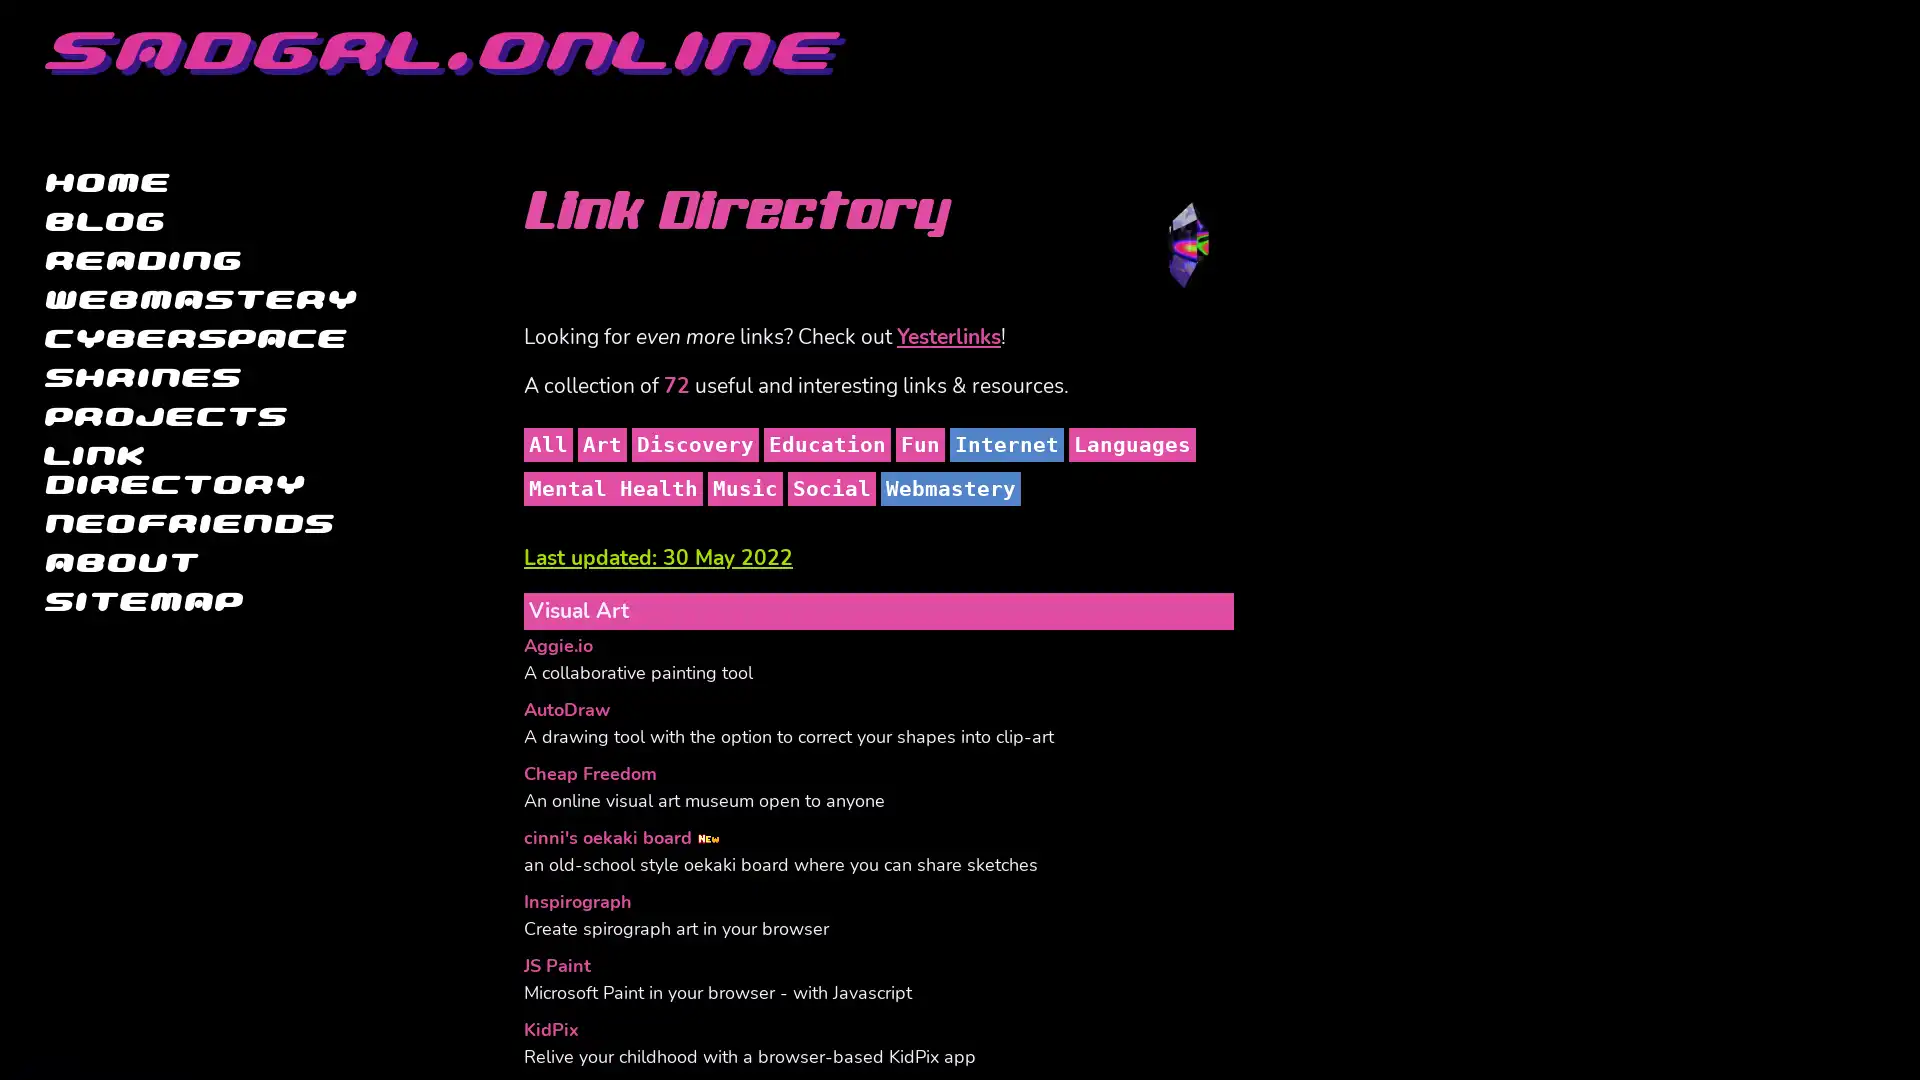 This screenshot has width=1920, height=1080. What do you see at coordinates (601, 442) in the screenshot?
I see `Art` at bounding box center [601, 442].